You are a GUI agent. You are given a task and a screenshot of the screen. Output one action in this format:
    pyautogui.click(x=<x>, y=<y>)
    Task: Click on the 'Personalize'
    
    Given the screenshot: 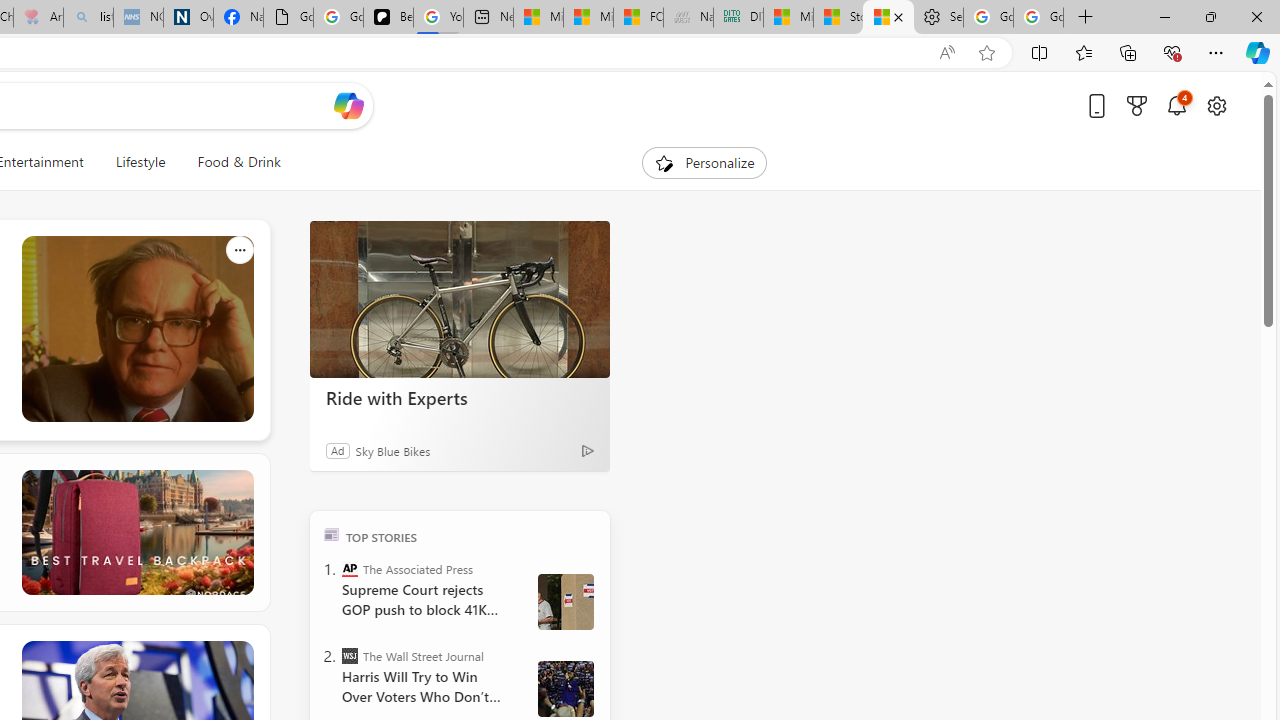 What is the action you would take?
    pyautogui.click(x=704, y=162)
    